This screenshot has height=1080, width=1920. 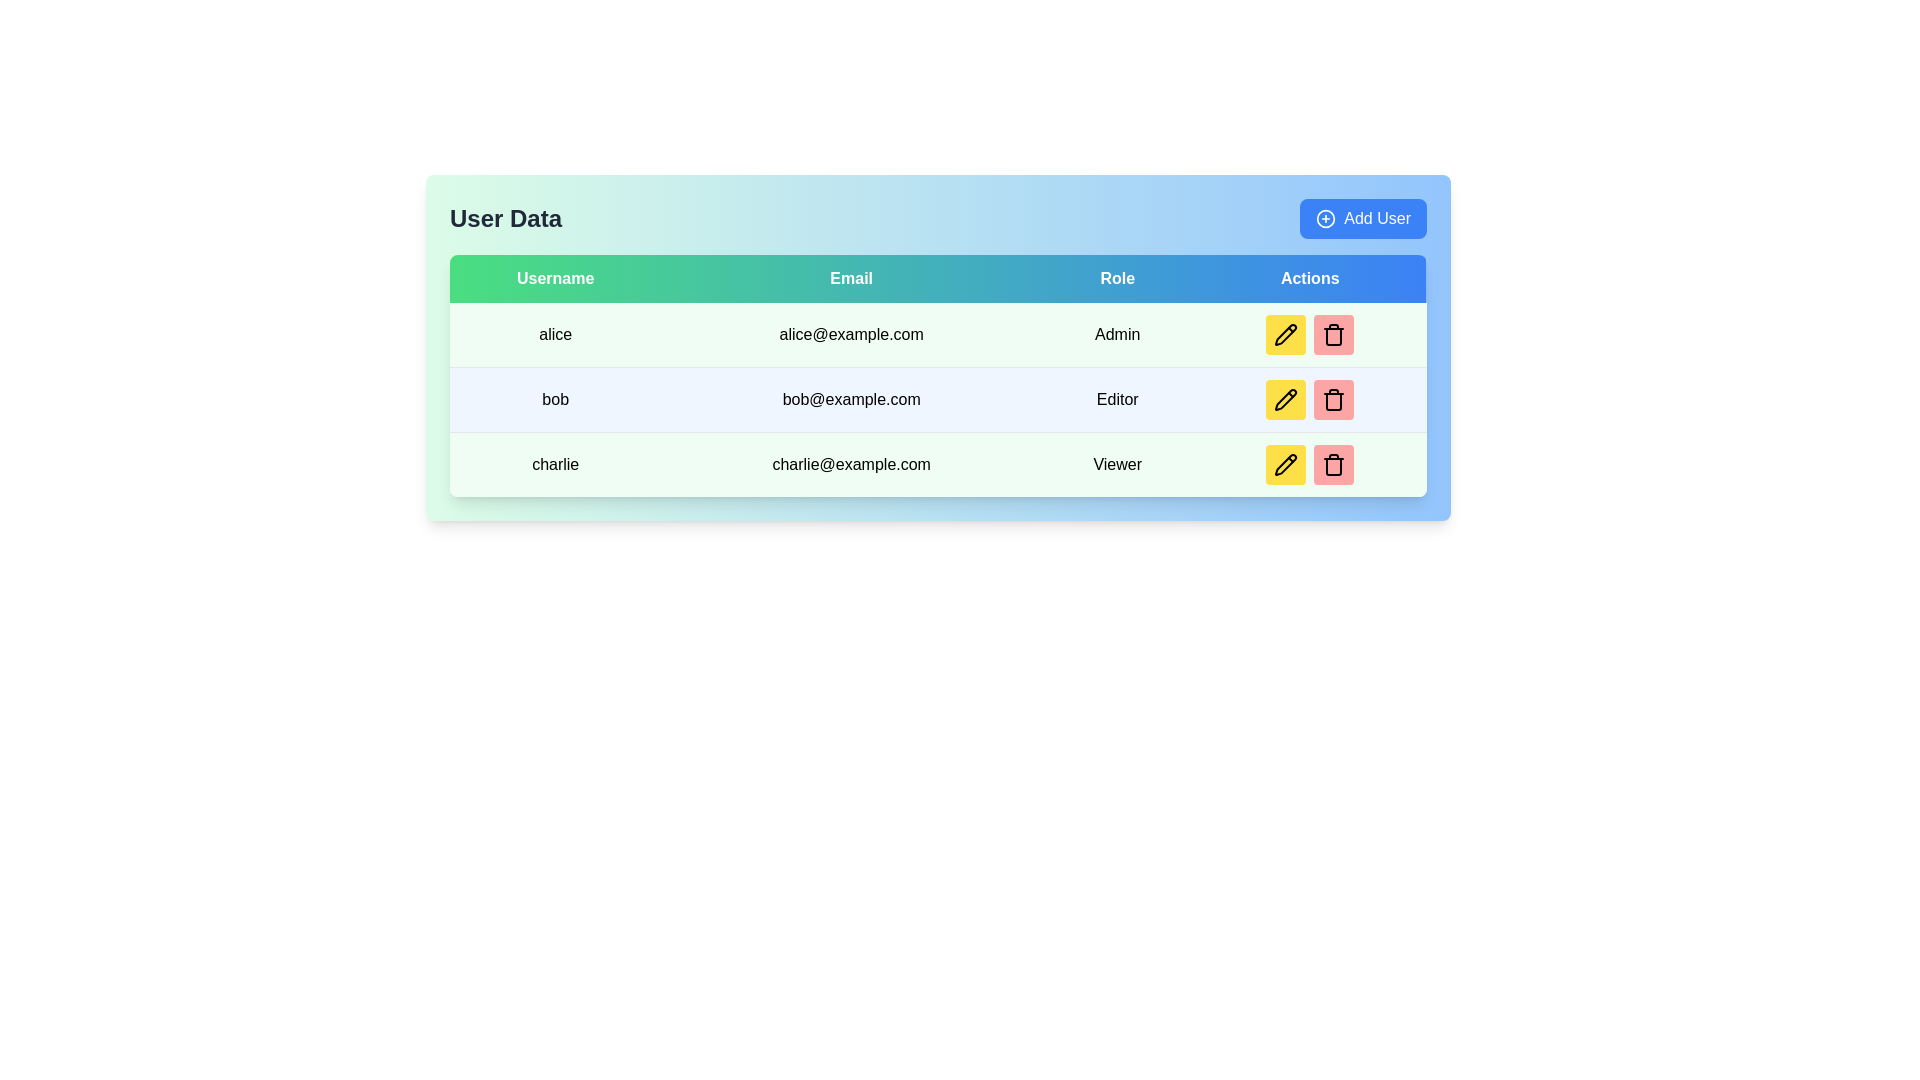 I want to click on the 'Add User' button, which is a rectangular button with rounded corners, blue background, and white text, located at the top-right corner of the 'User Data' section, so click(x=1362, y=219).